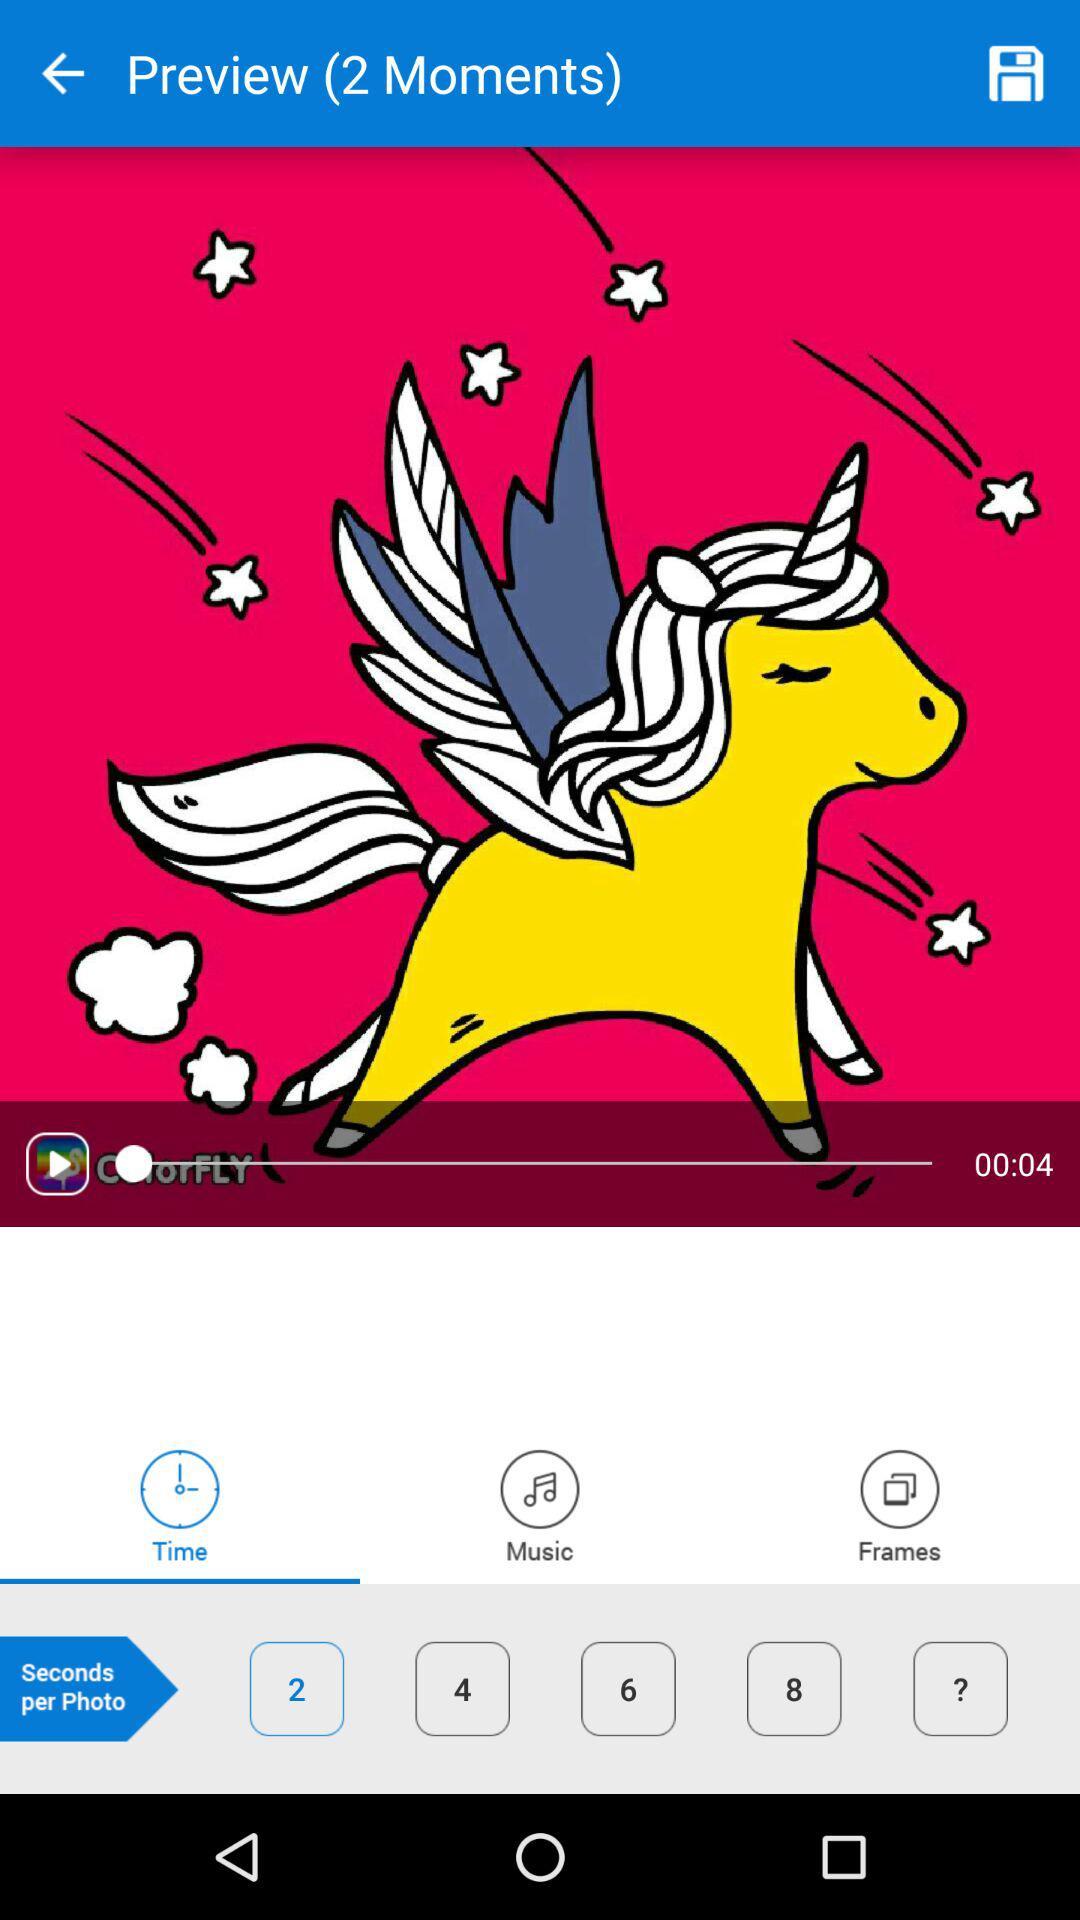 The image size is (1080, 1920). I want to click on alarm, so click(180, 1505).